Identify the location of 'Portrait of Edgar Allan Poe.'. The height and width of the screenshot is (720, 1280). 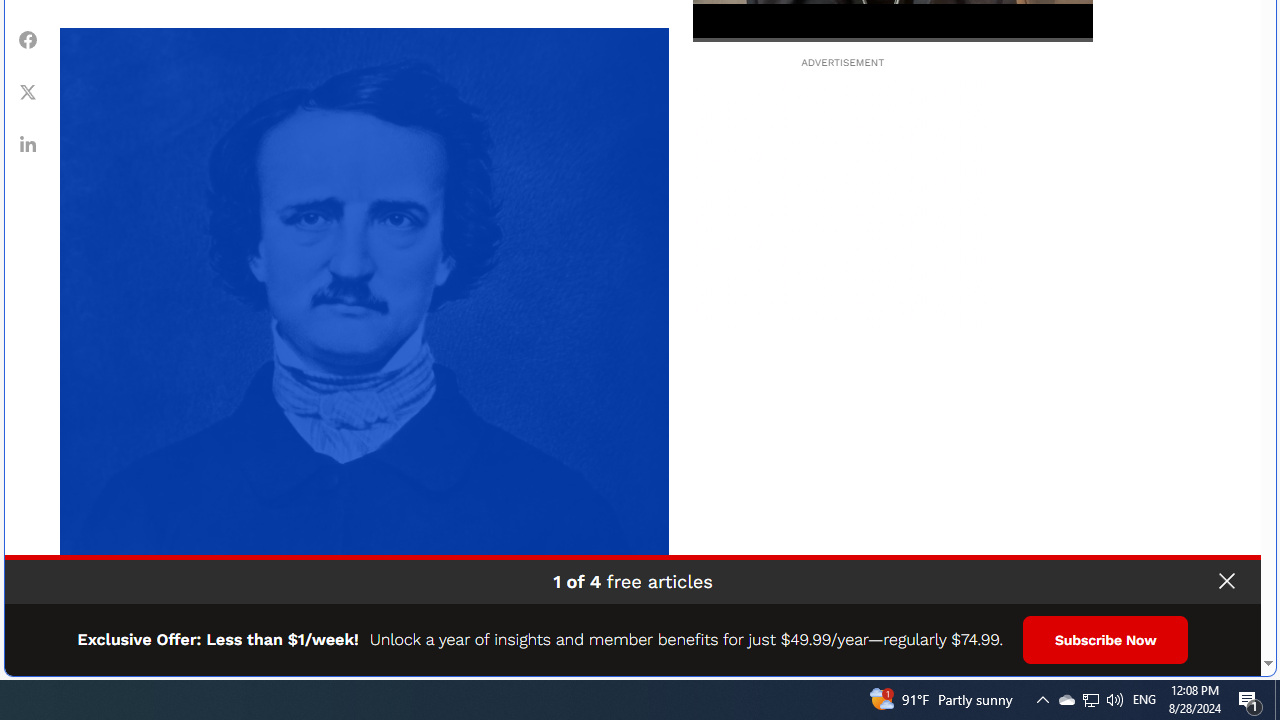
(364, 331).